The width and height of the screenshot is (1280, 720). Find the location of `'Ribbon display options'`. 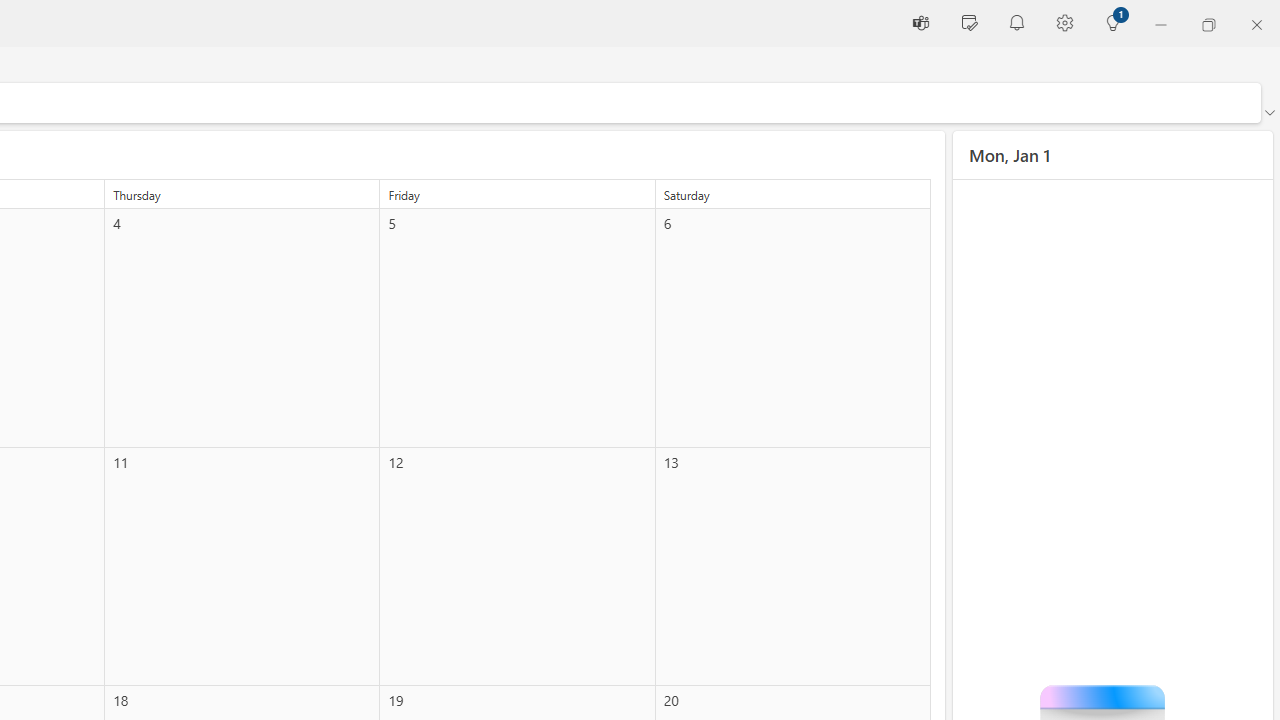

'Ribbon display options' is located at coordinates (1268, 113).